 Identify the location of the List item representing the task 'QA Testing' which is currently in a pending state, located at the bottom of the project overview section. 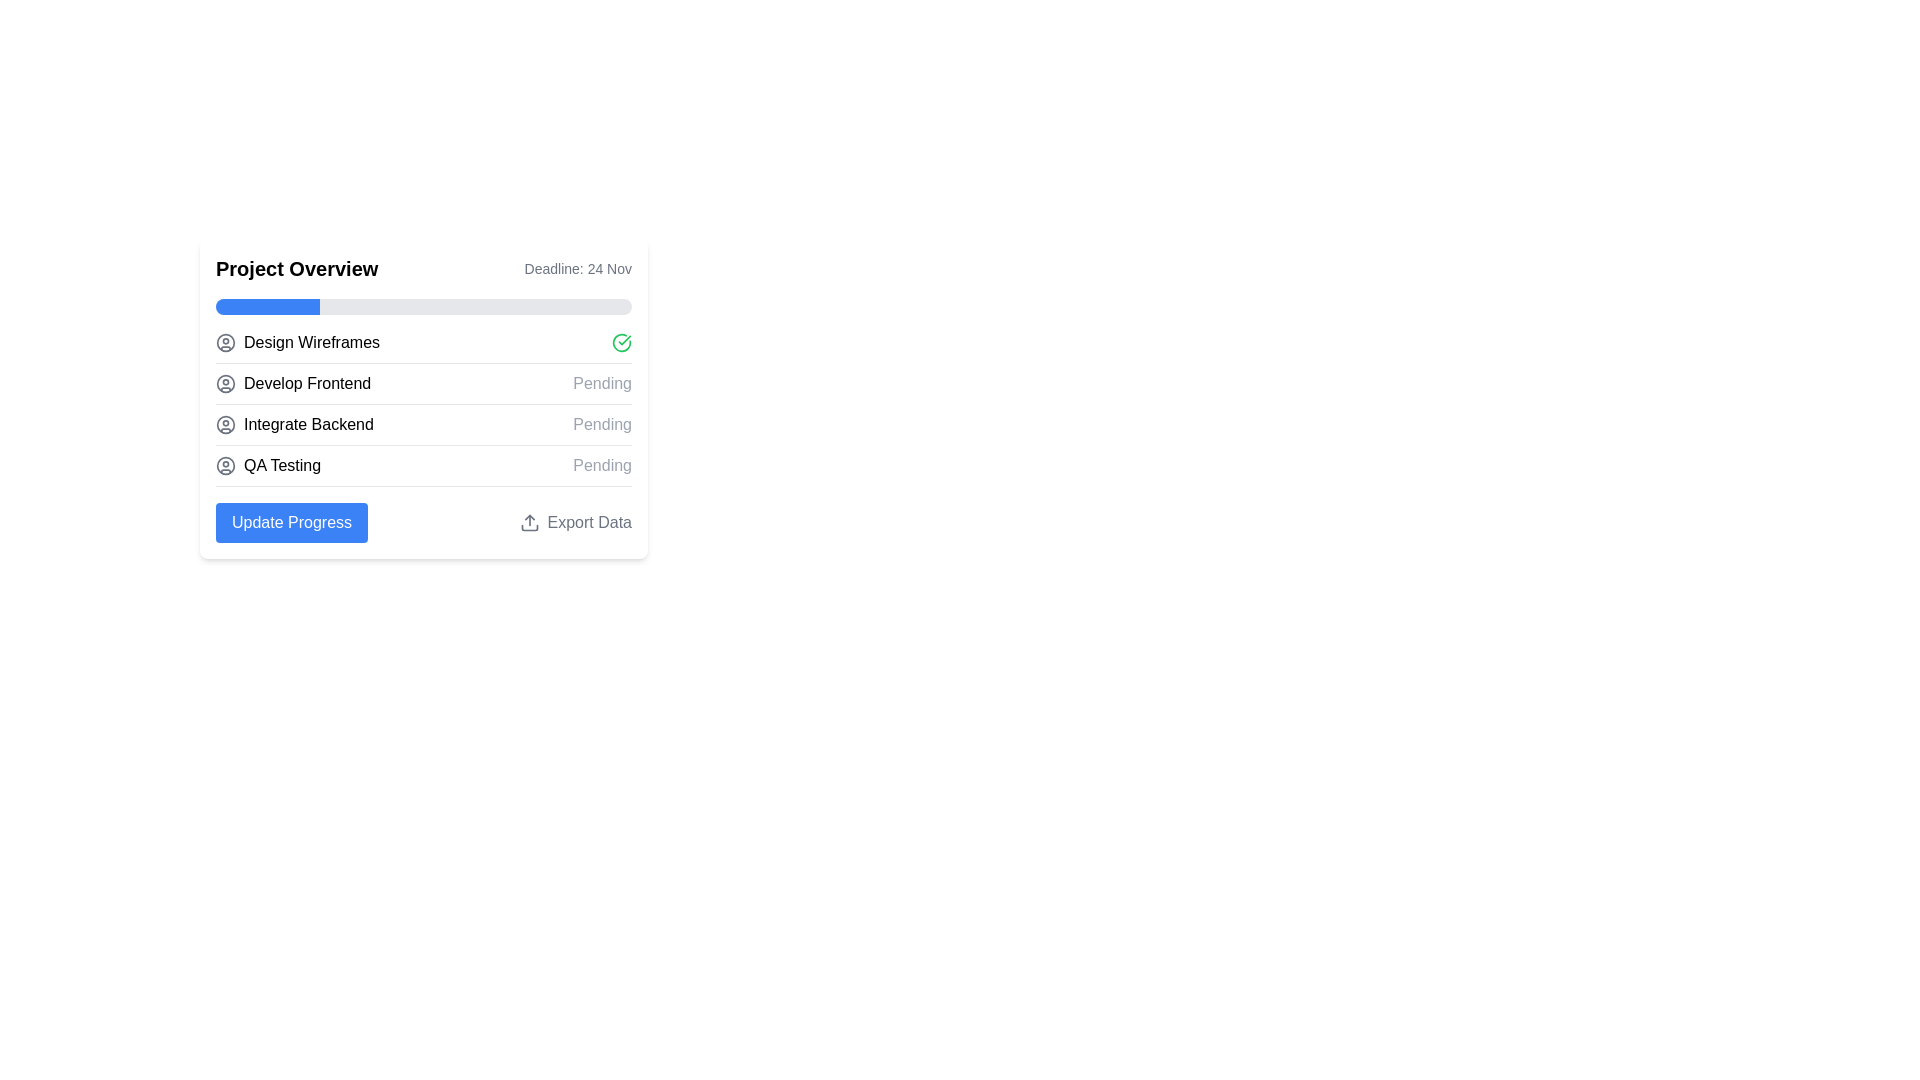
(422, 470).